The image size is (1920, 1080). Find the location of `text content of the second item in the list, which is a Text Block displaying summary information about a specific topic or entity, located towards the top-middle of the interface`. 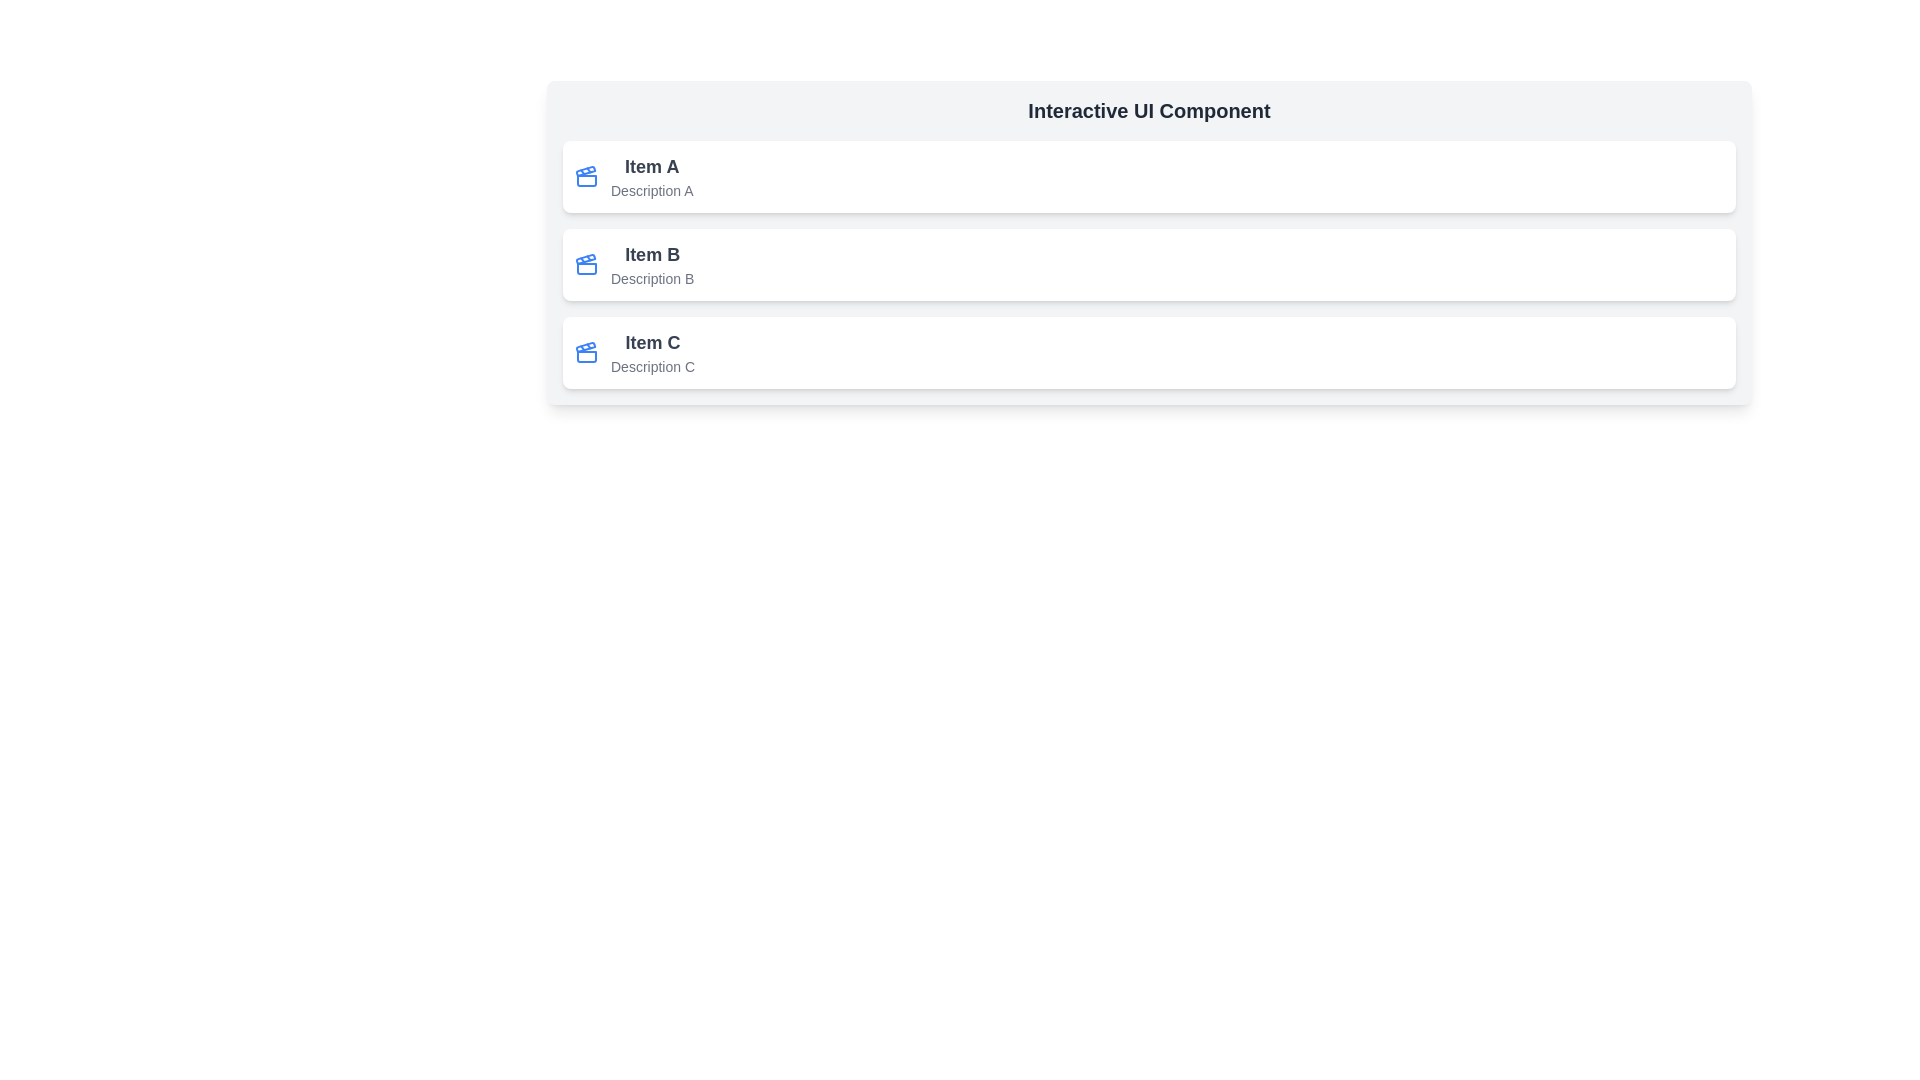

text content of the second item in the list, which is a Text Block displaying summary information about a specific topic or entity, located towards the top-middle of the interface is located at coordinates (652, 264).